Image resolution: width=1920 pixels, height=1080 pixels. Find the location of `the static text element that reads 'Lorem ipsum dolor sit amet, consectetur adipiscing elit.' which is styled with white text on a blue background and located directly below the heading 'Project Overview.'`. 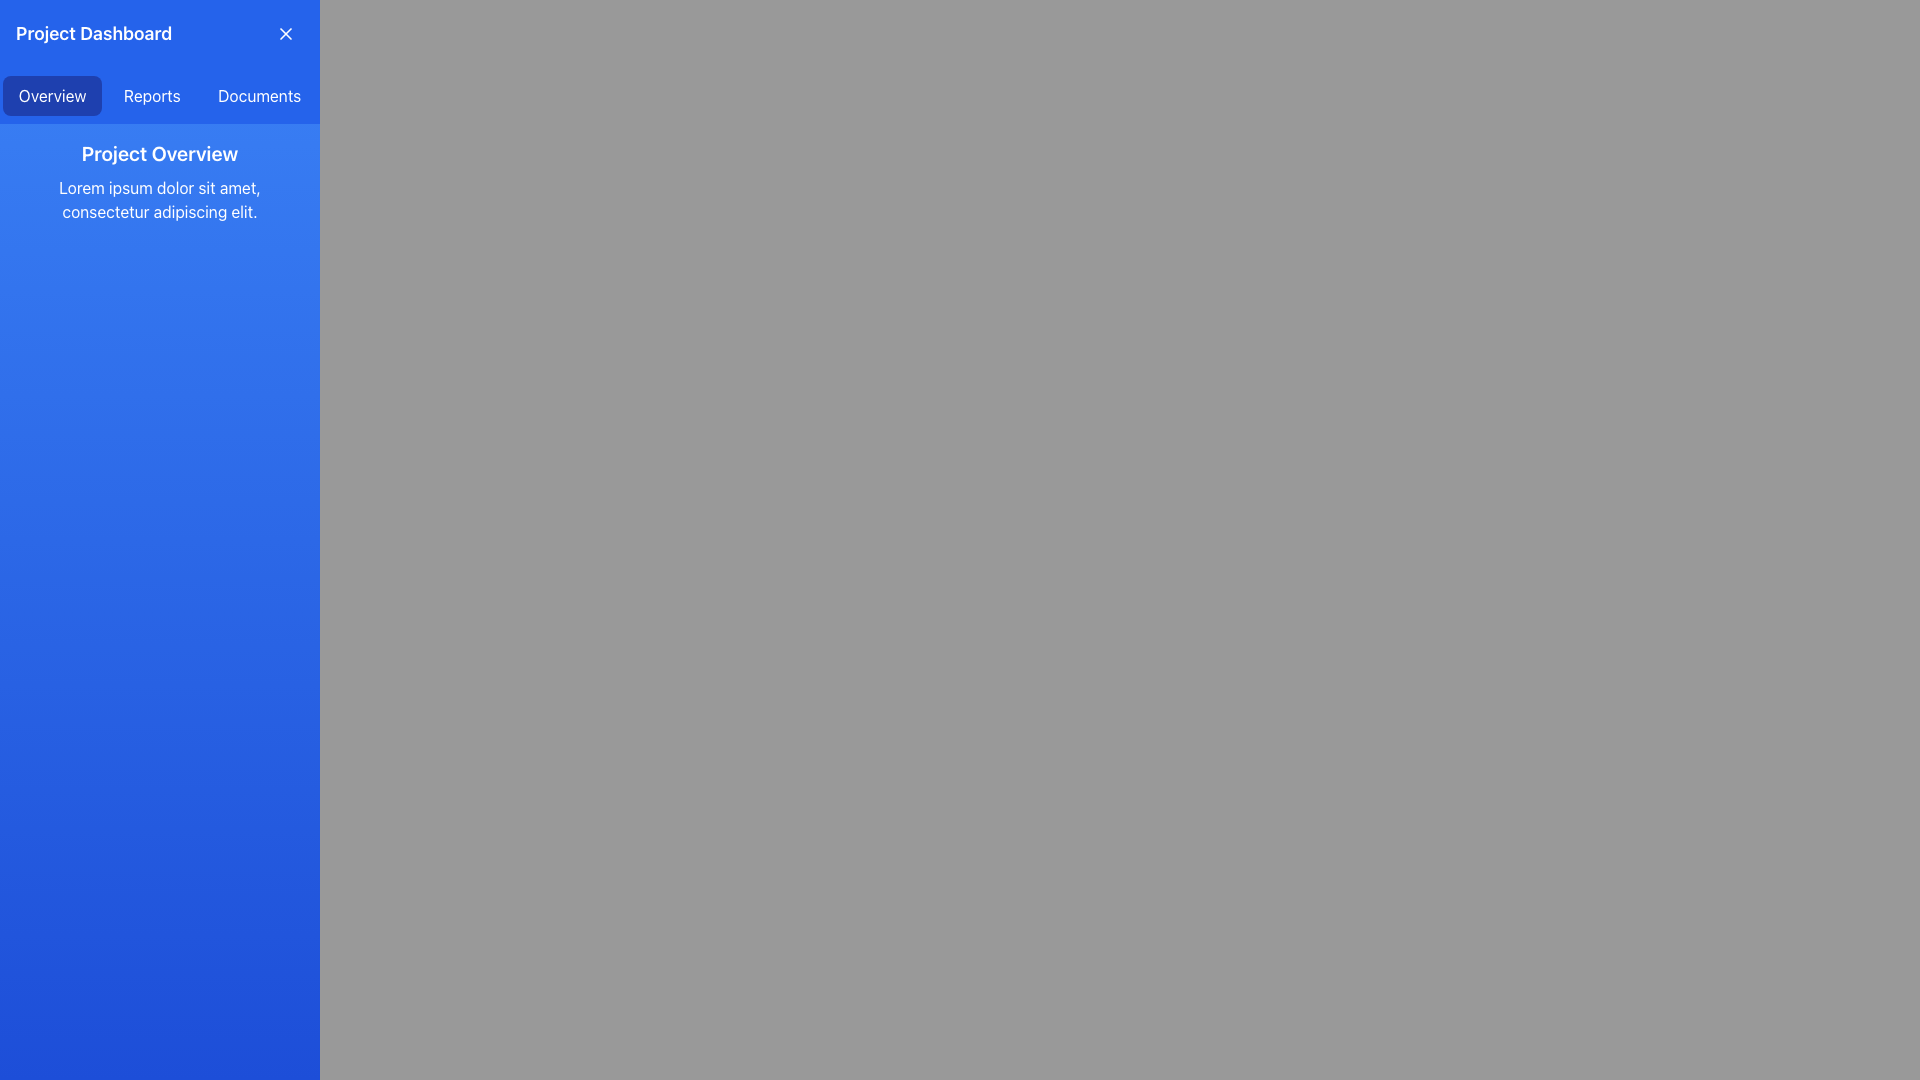

the static text element that reads 'Lorem ipsum dolor sit amet, consectetur adipiscing elit.' which is styled with white text on a blue background and located directly below the heading 'Project Overview.' is located at coordinates (158, 200).